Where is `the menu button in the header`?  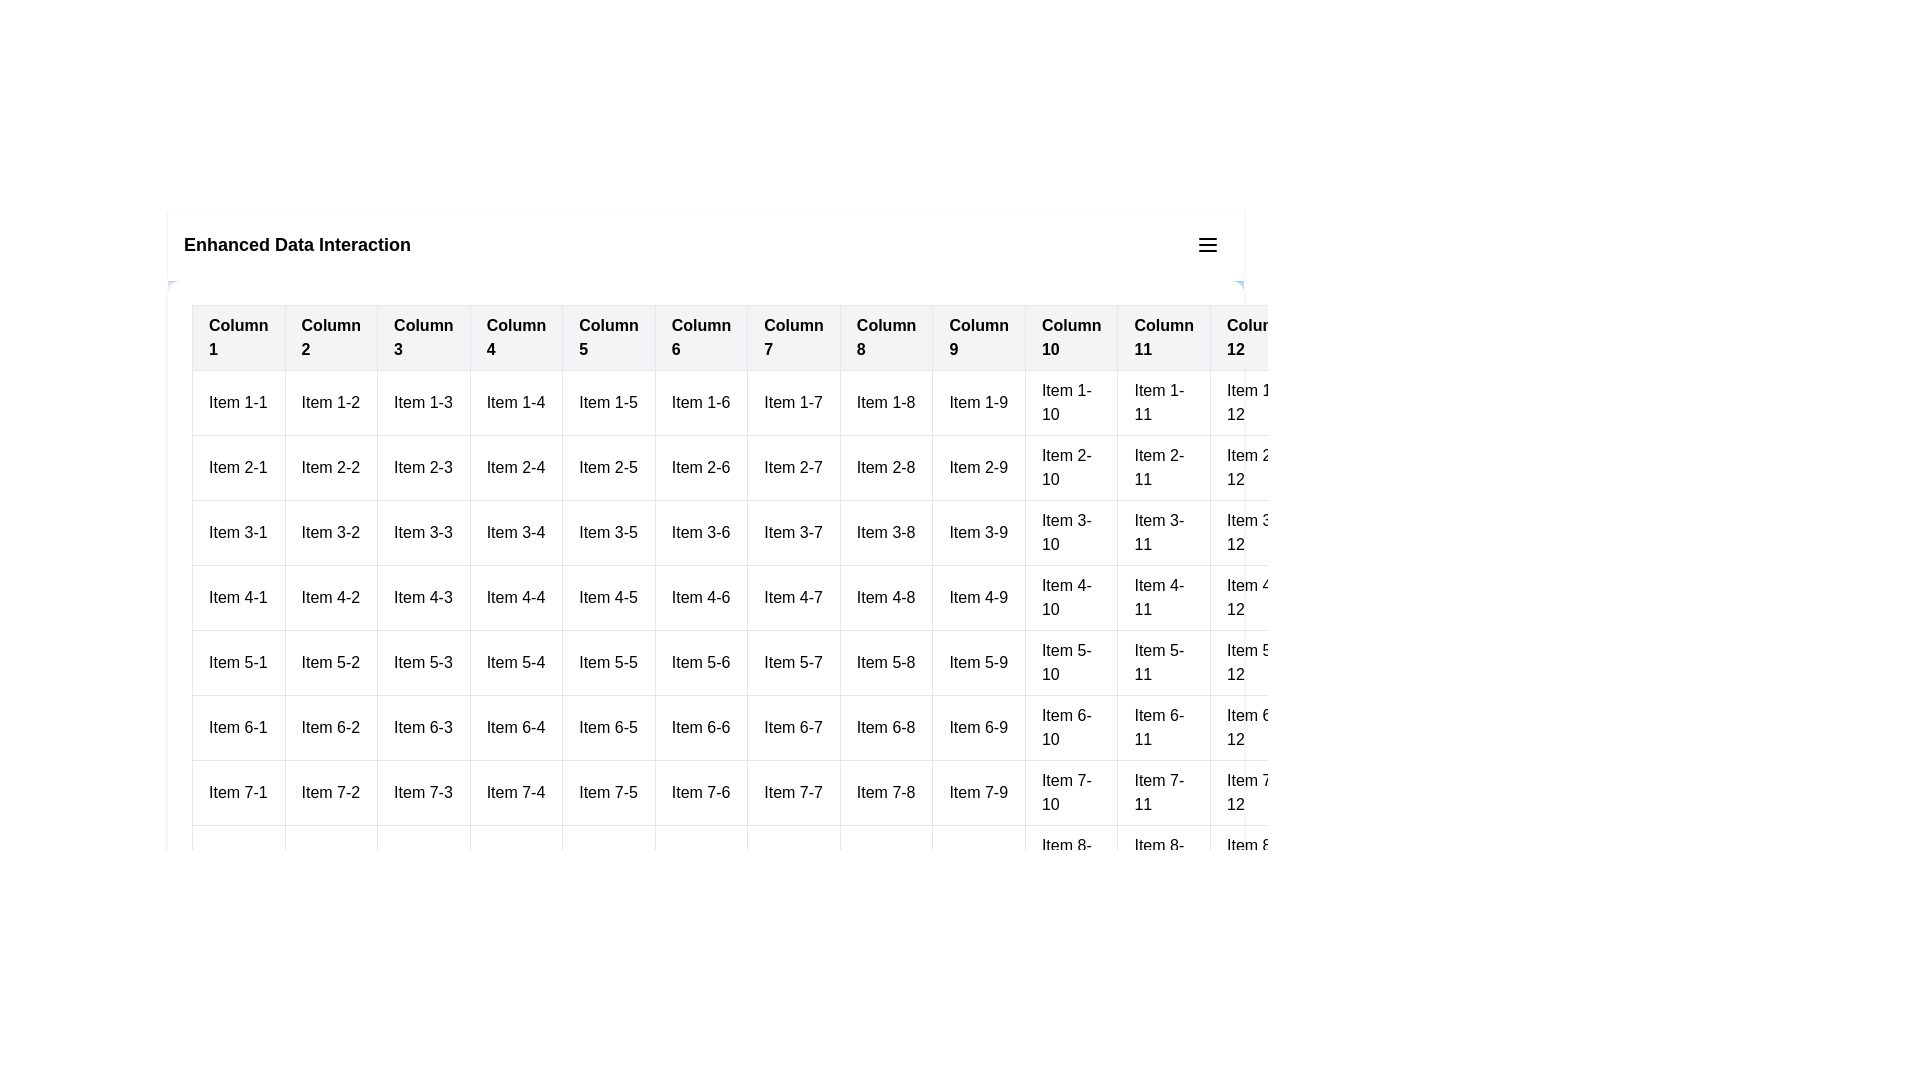
the menu button in the header is located at coordinates (1207, 244).